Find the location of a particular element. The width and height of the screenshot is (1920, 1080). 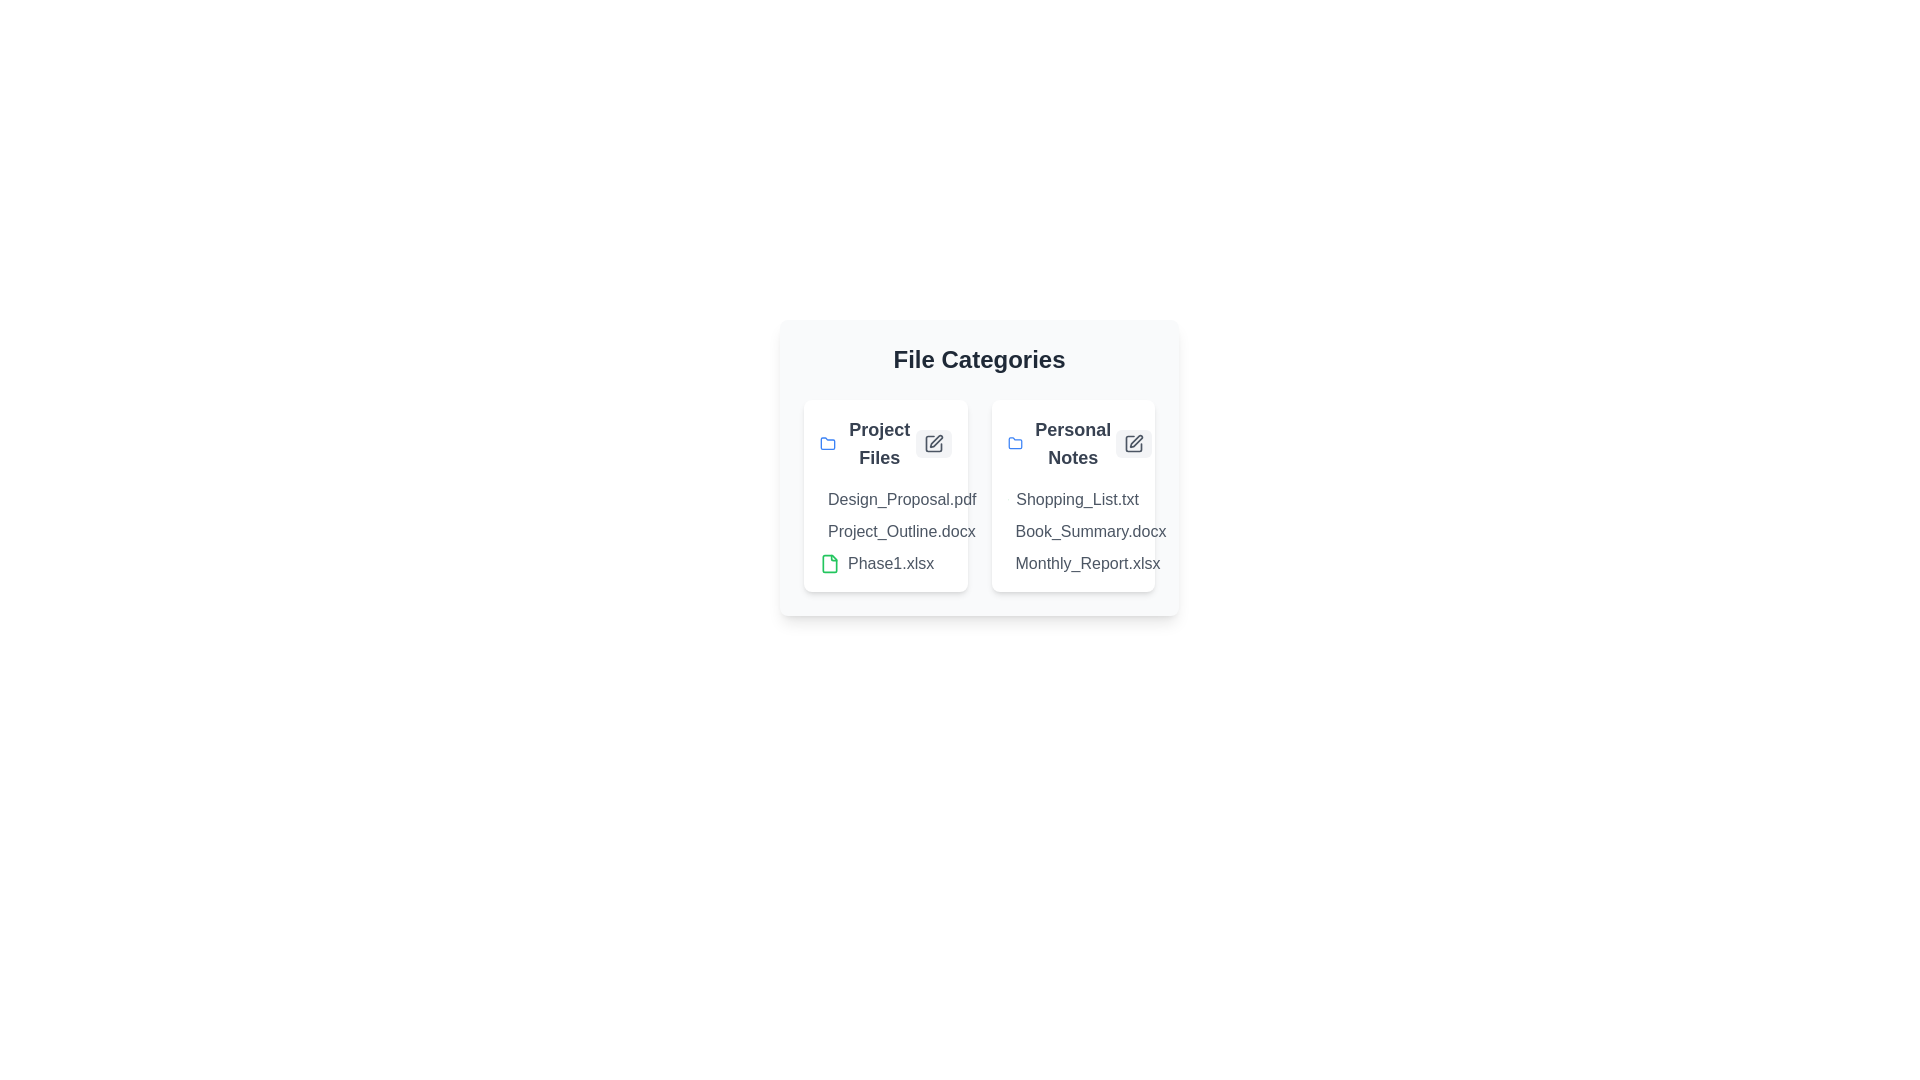

the document Book_Summary.docx is located at coordinates (1016, 531).